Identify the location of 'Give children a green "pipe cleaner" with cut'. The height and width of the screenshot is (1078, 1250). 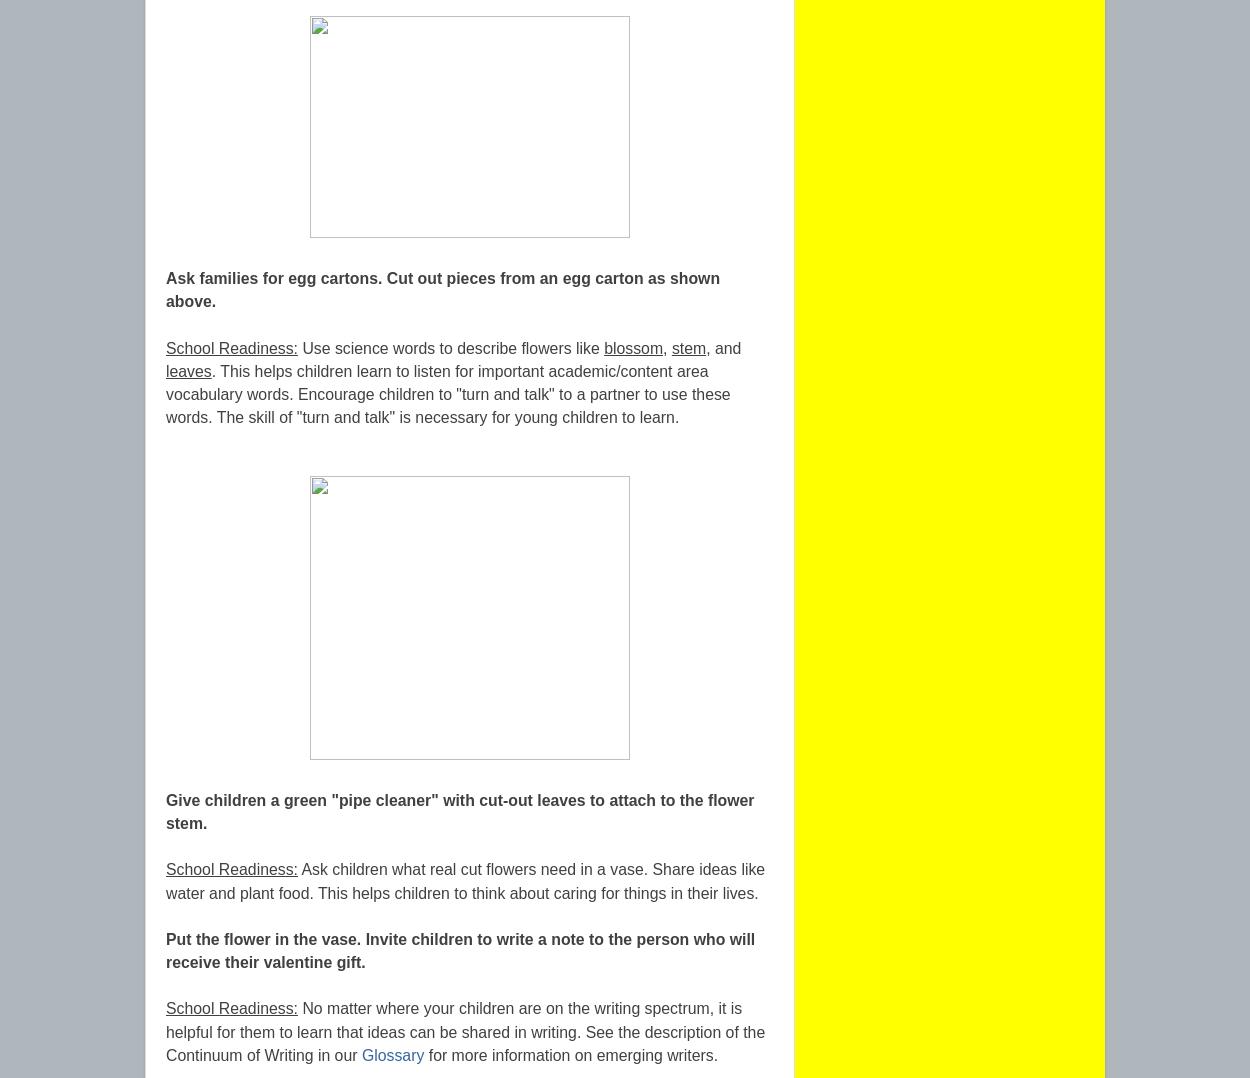
(333, 798).